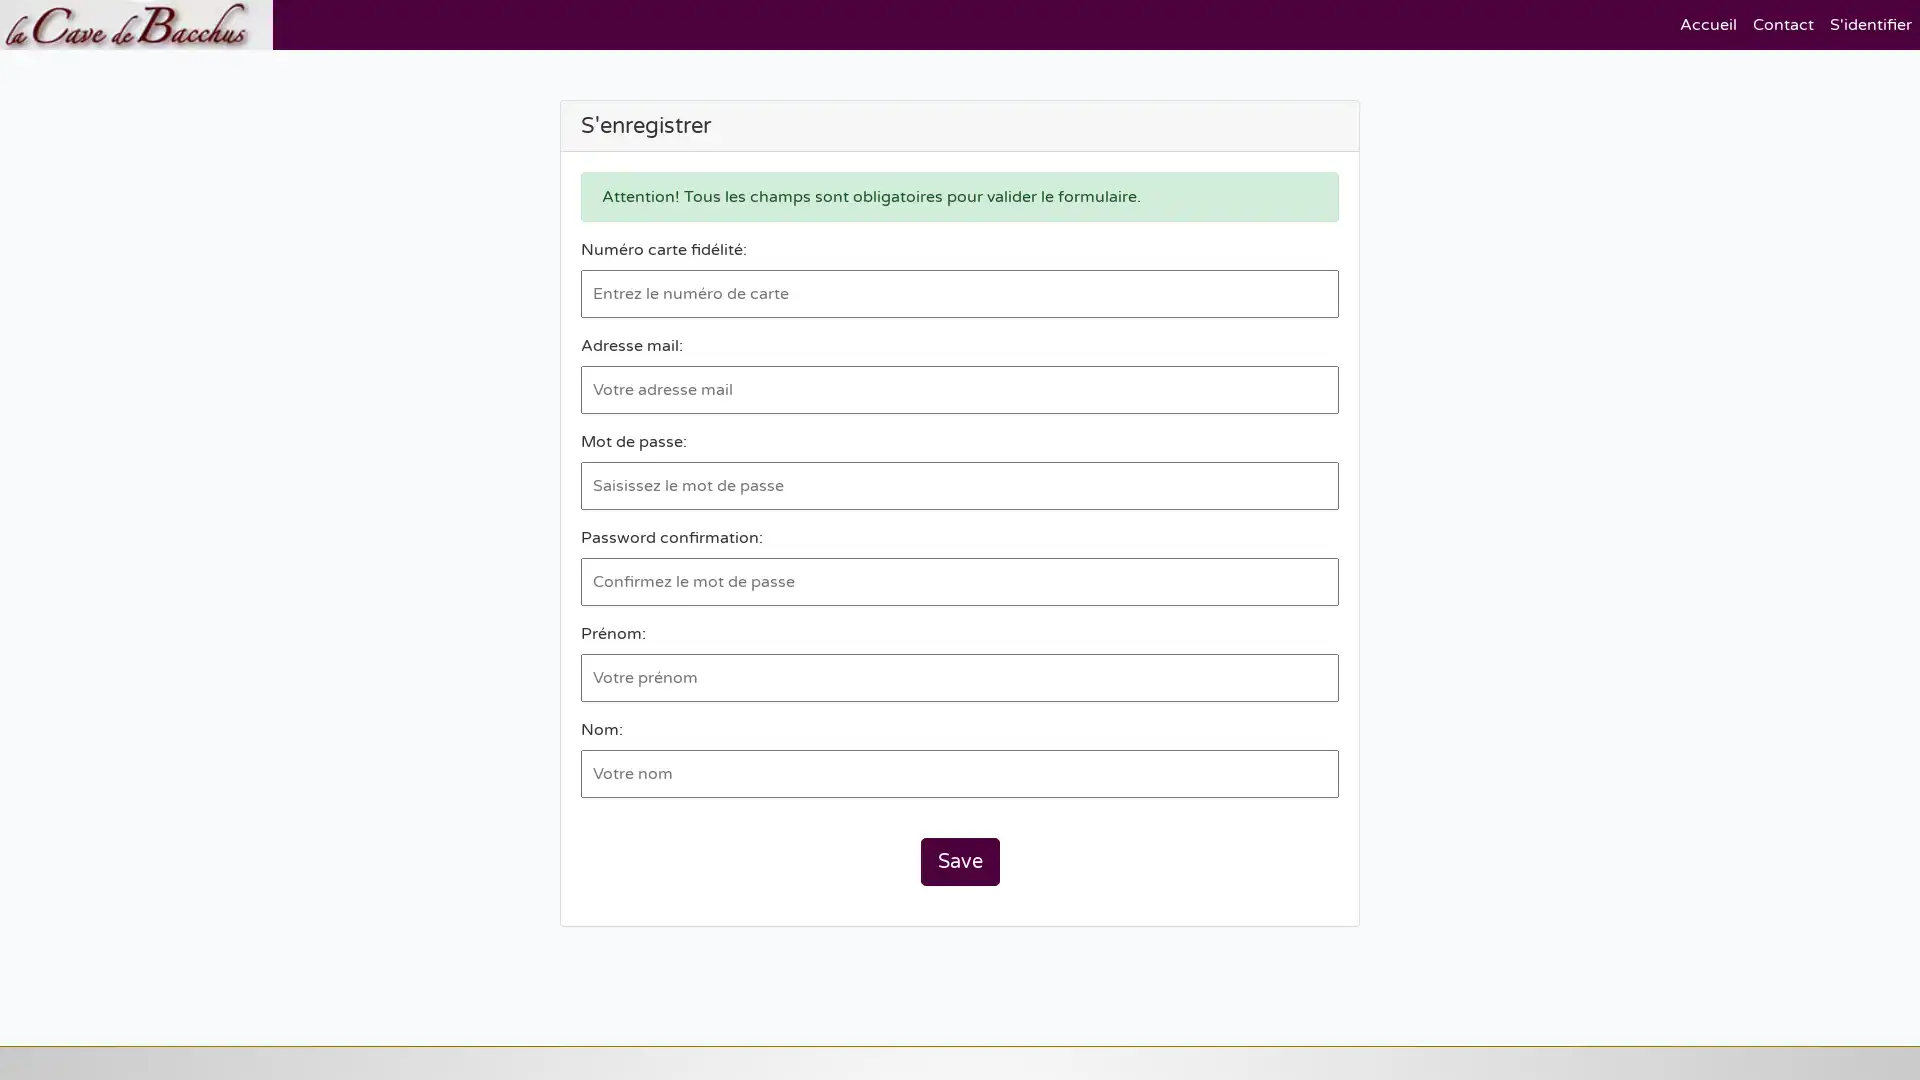 The image size is (1920, 1080). What do you see at coordinates (958, 860) in the screenshot?
I see `Save` at bounding box center [958, 860].